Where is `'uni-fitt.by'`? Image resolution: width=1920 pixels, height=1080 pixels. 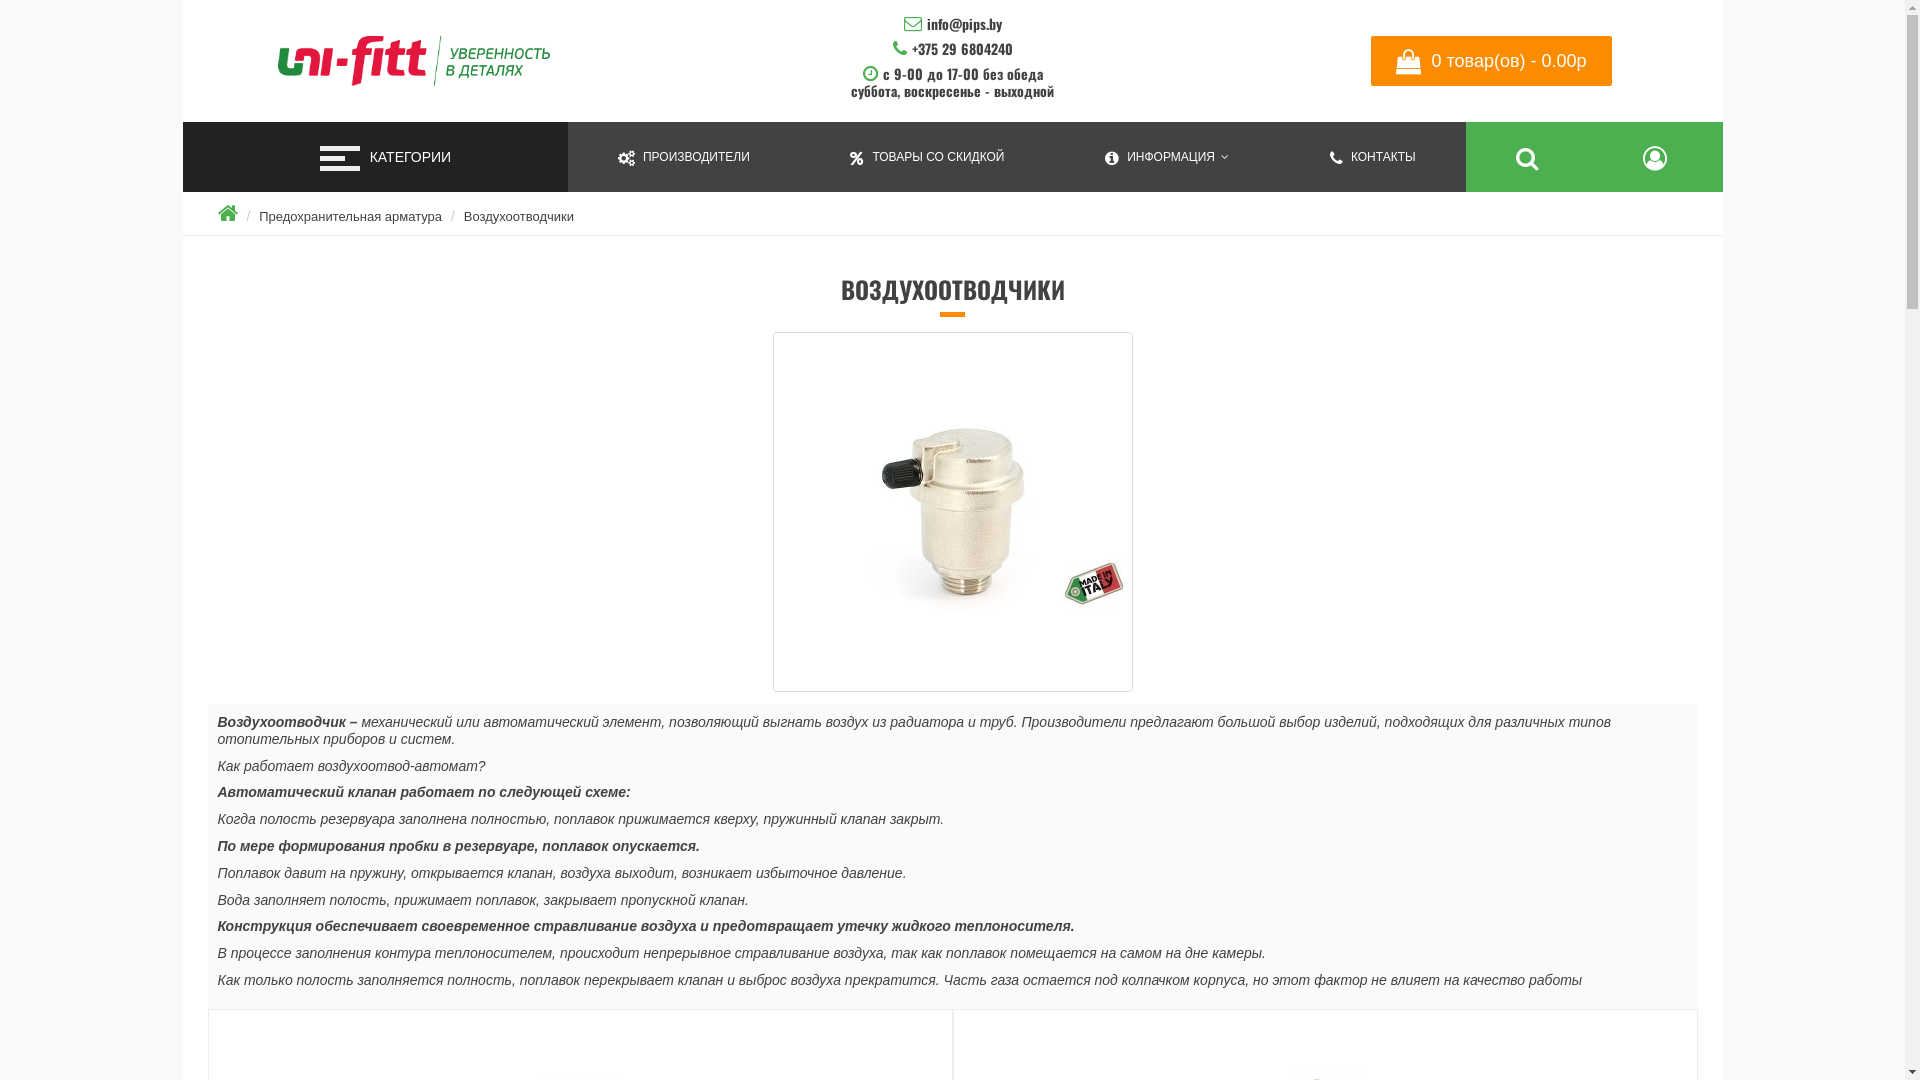
'uni-fitt.by' is located at coordinates (272, 59).